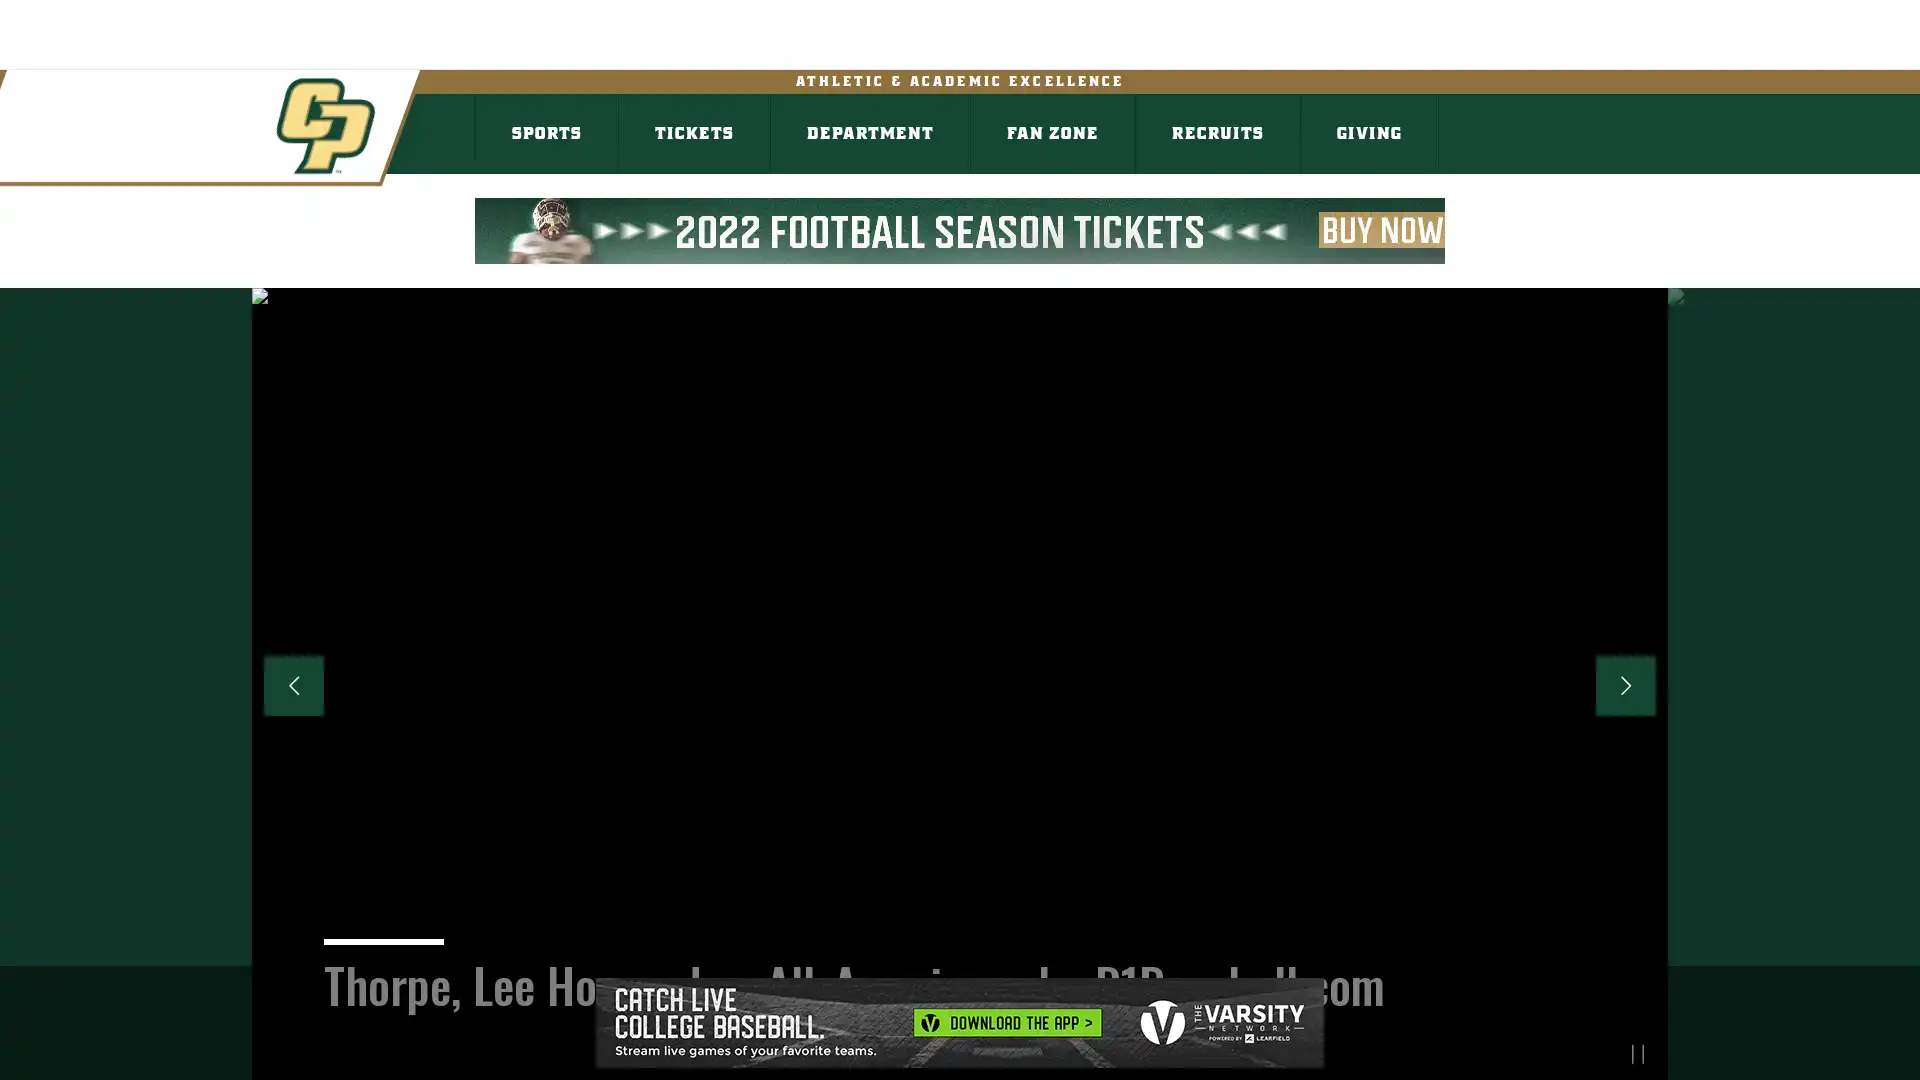  Describe the element at coordinates (292, 685) in the screenshot. I see `previous` at that location.